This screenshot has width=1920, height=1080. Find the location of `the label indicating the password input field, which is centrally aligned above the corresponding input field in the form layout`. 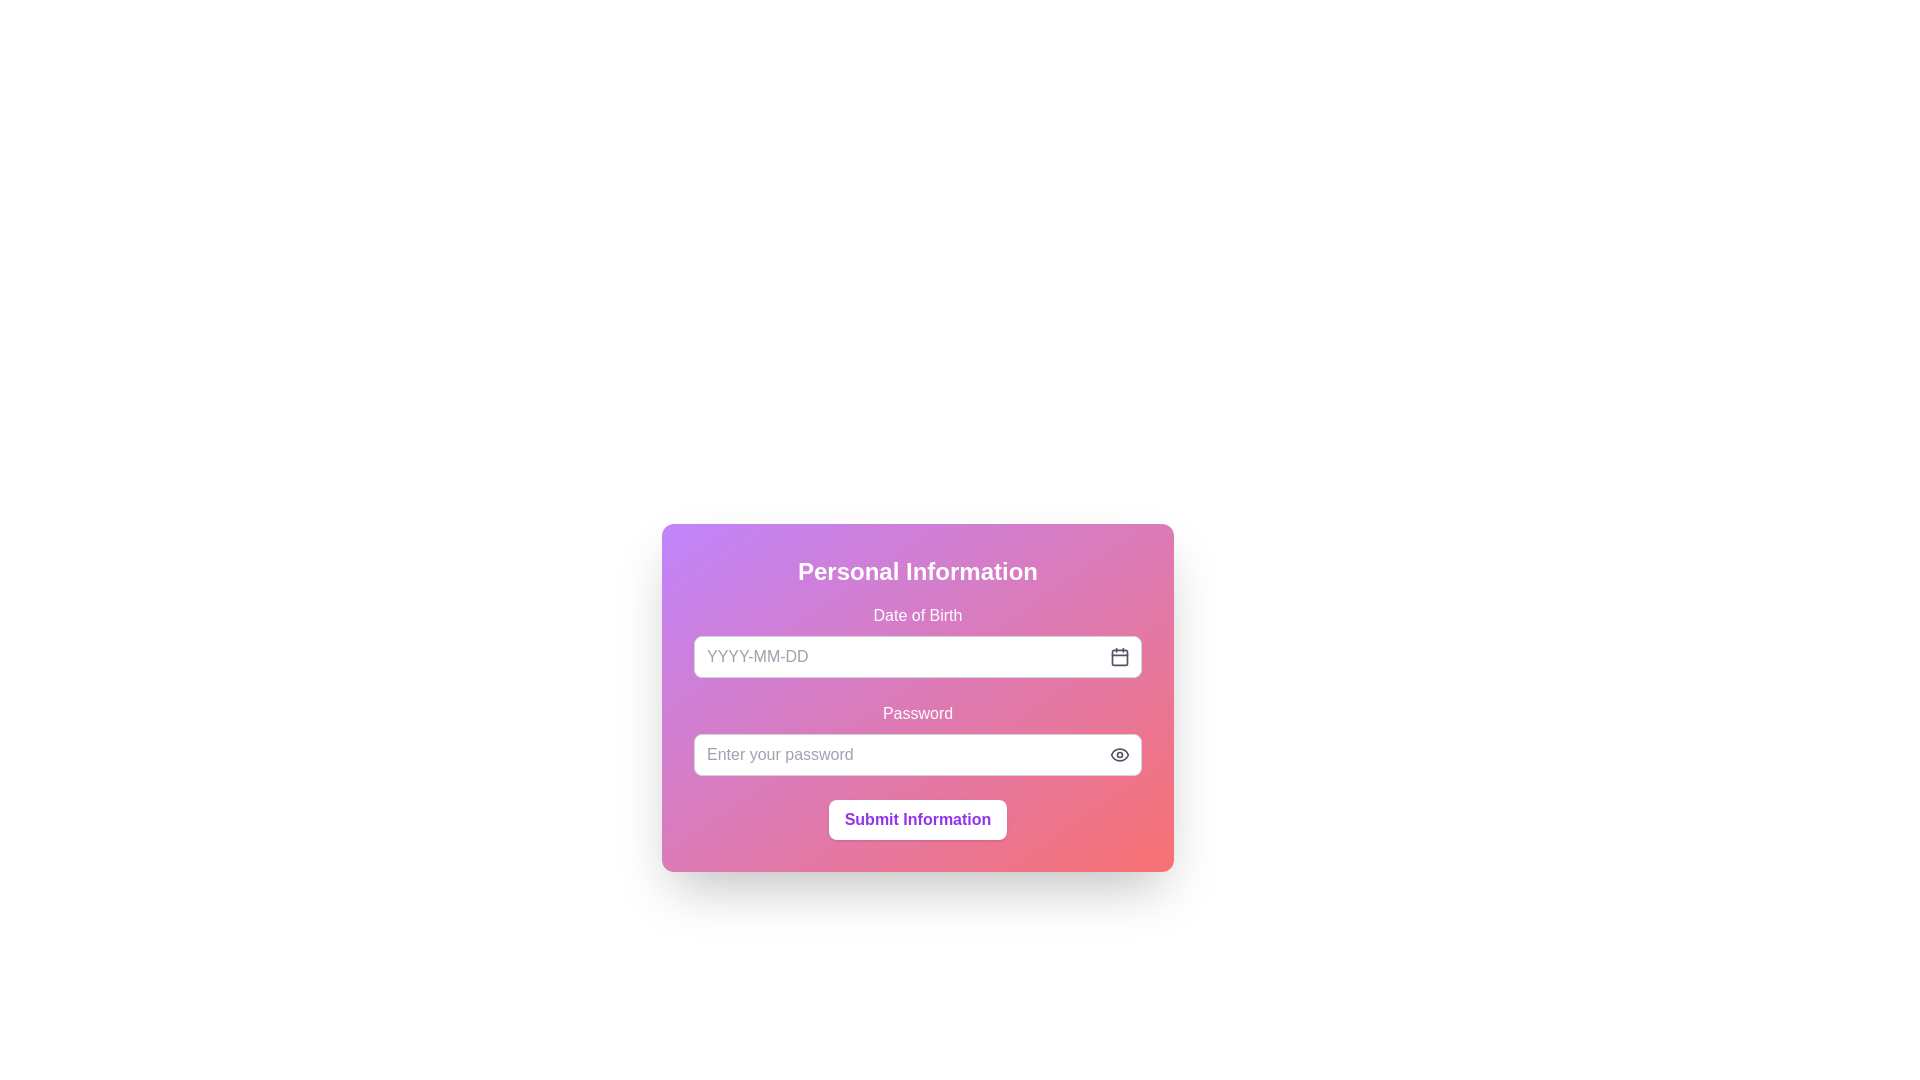

the label indicating the password input field, which is centrally aligned above the corresponding input field in the form layout is located at coordinates (916, 712).